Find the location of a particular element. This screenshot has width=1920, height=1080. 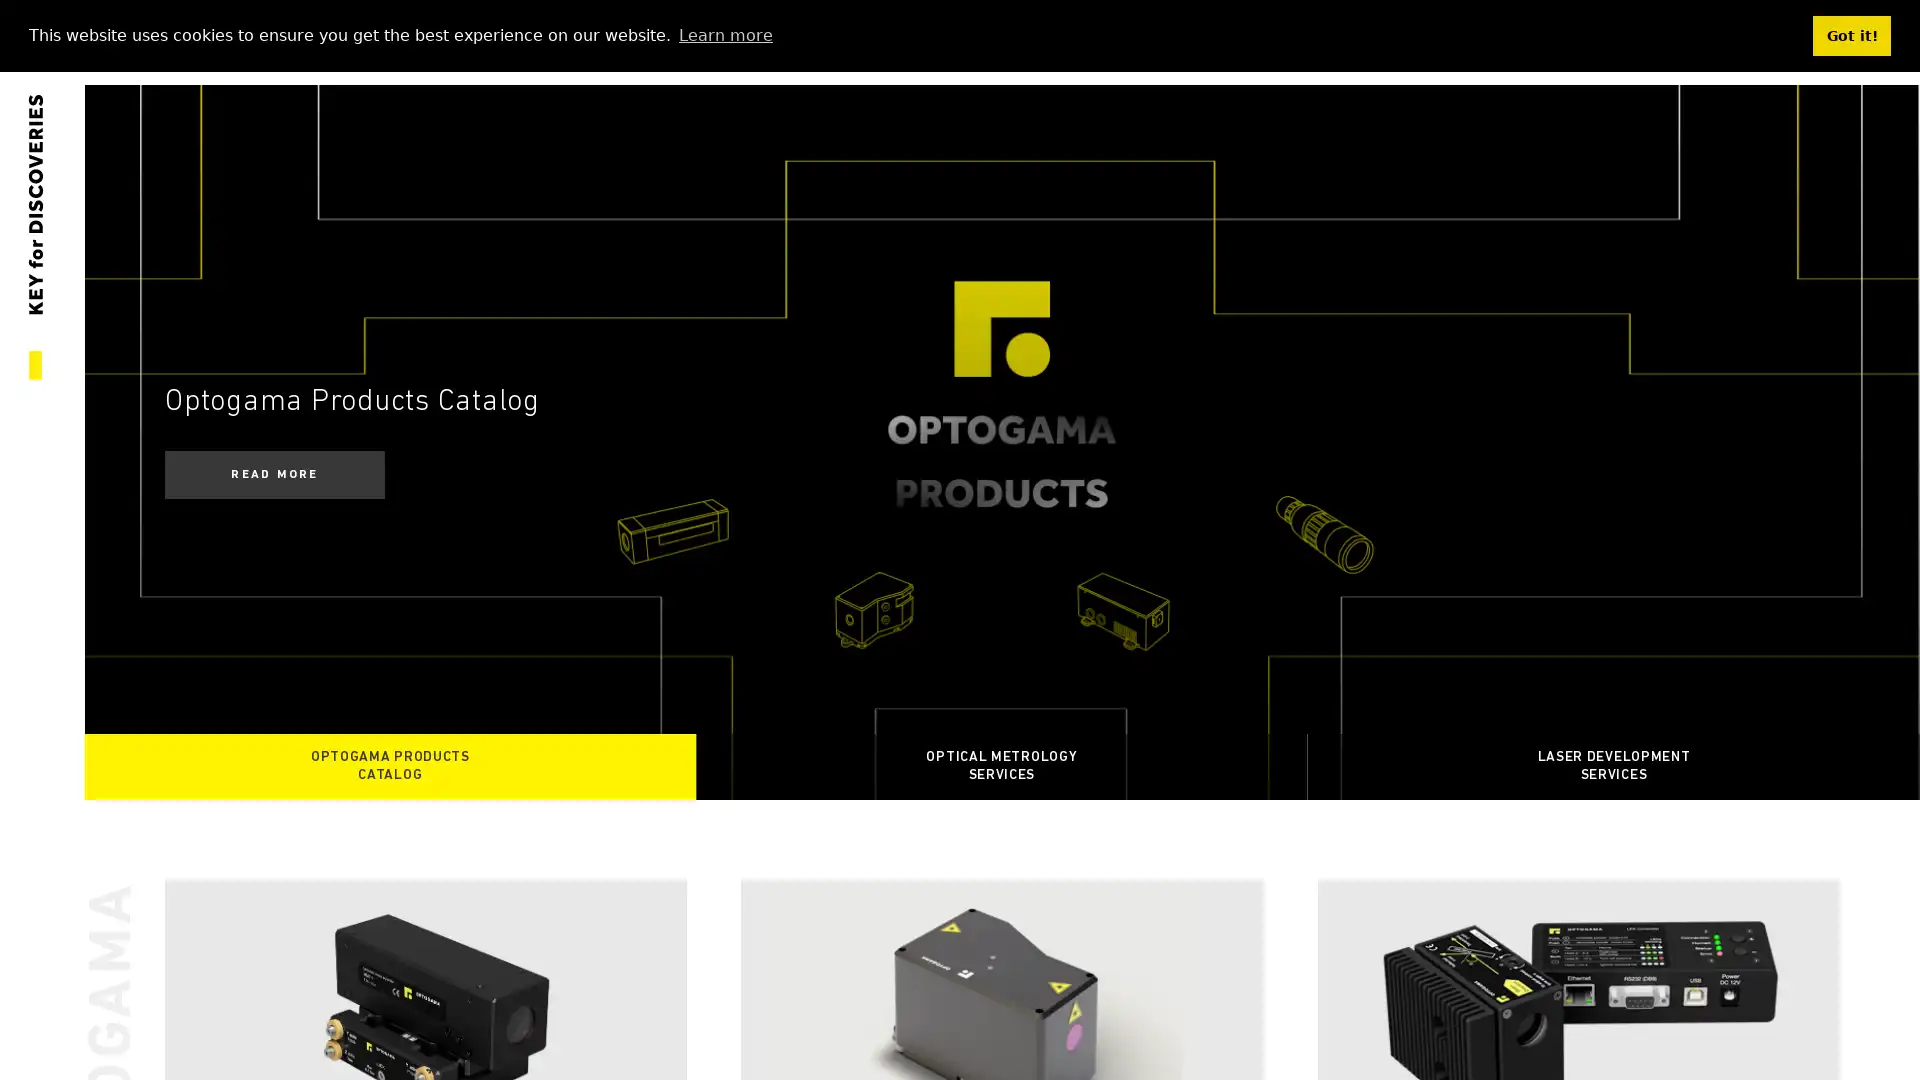

learn more about cookies is located at coordinates (724, 34).